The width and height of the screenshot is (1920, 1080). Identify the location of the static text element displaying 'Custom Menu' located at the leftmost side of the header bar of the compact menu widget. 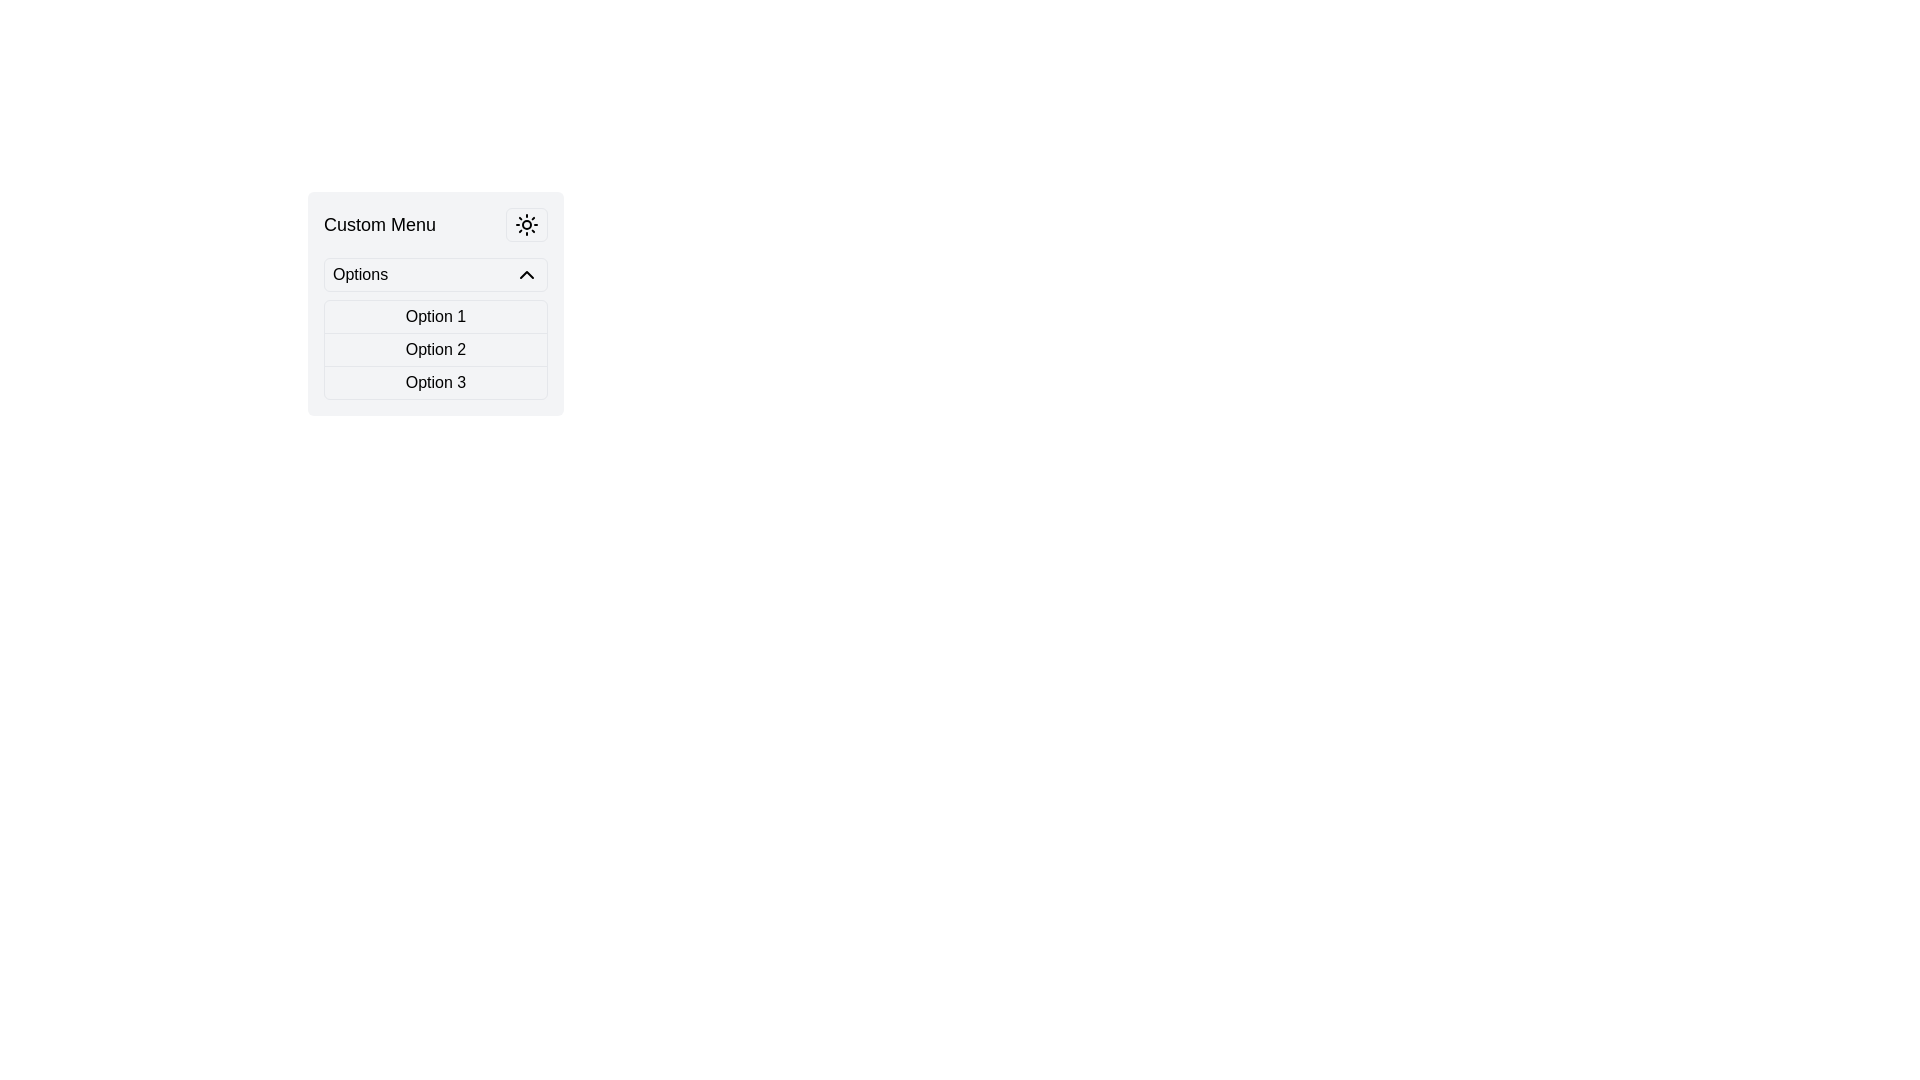
(379, 224).